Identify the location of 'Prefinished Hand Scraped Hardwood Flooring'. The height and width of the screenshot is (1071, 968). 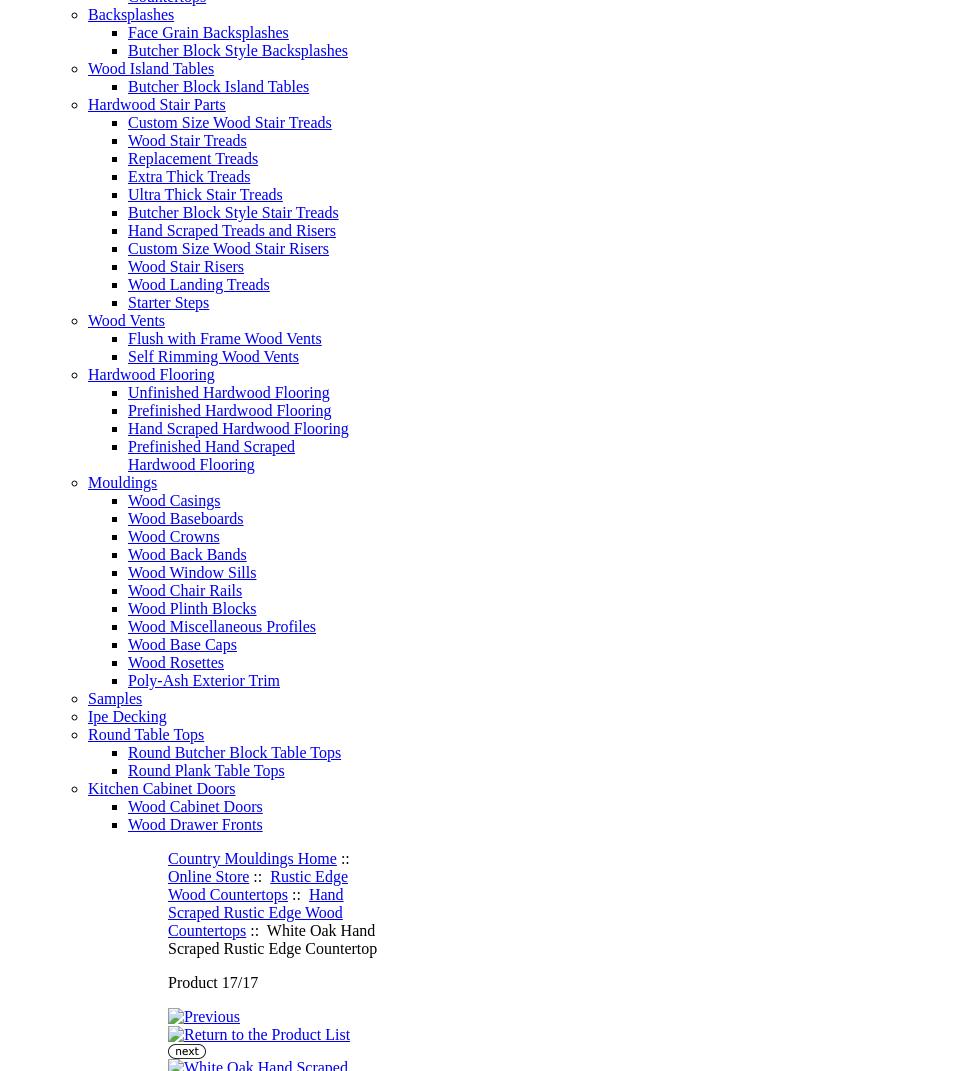
(126, 455).